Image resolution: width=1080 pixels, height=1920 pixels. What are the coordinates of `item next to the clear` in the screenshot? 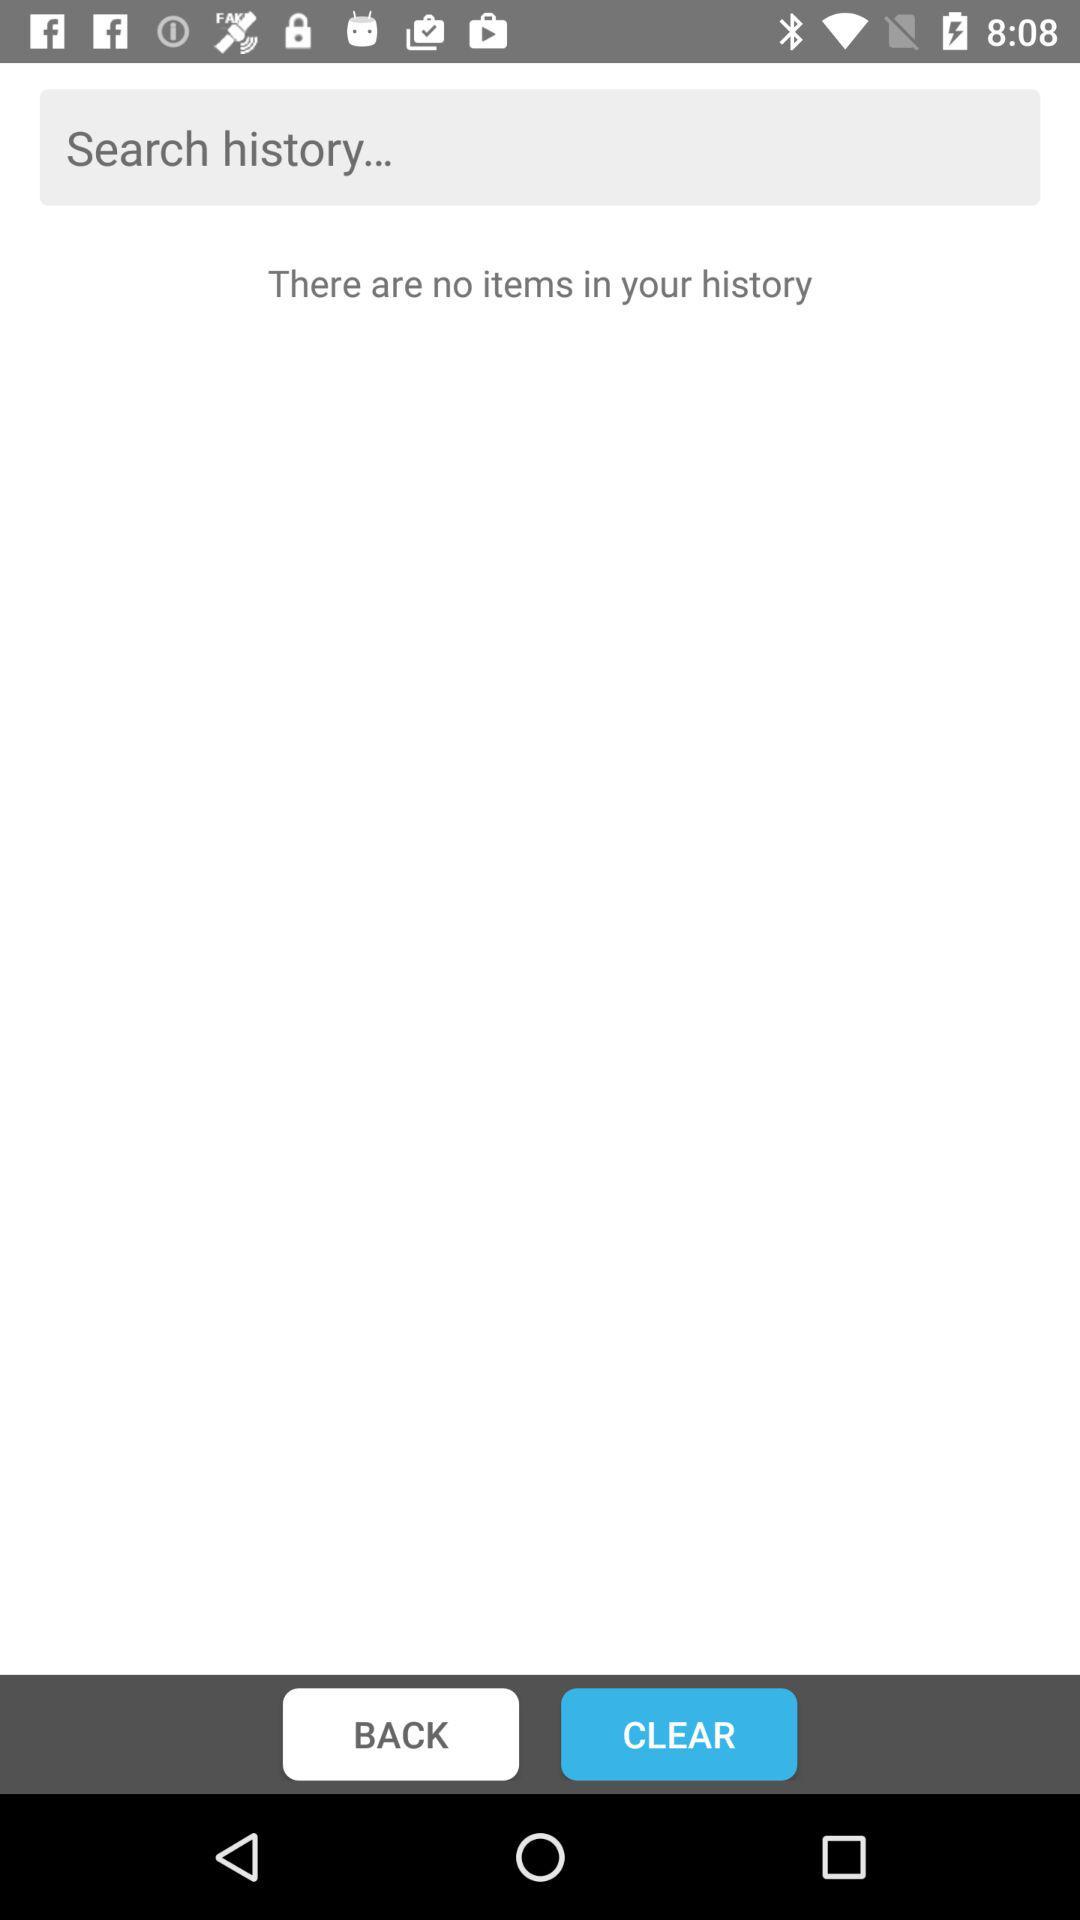 It's located at (400, 1733).